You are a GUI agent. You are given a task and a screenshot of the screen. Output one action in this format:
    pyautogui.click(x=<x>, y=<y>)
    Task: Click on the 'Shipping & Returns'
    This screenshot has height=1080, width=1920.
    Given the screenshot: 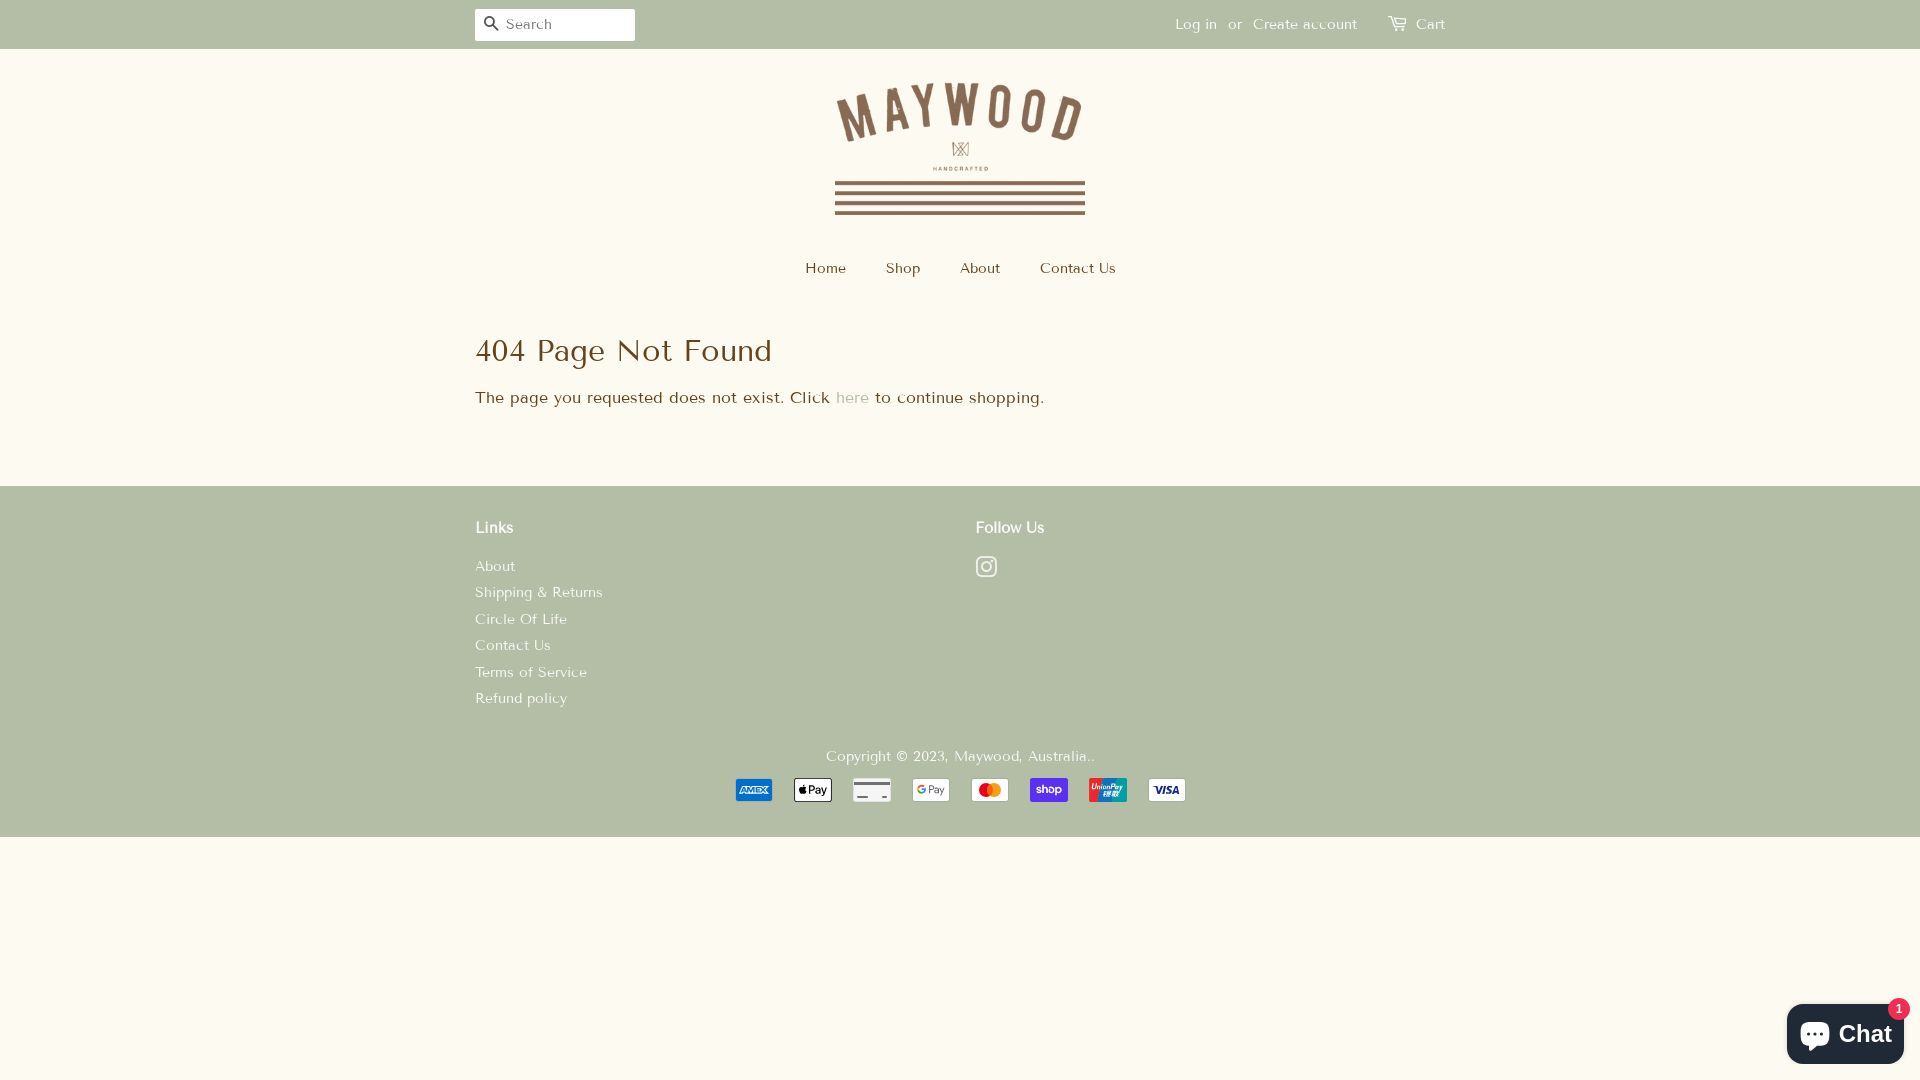 What is the action you would take?
    pyautogui.click(x=538, y=591)
    